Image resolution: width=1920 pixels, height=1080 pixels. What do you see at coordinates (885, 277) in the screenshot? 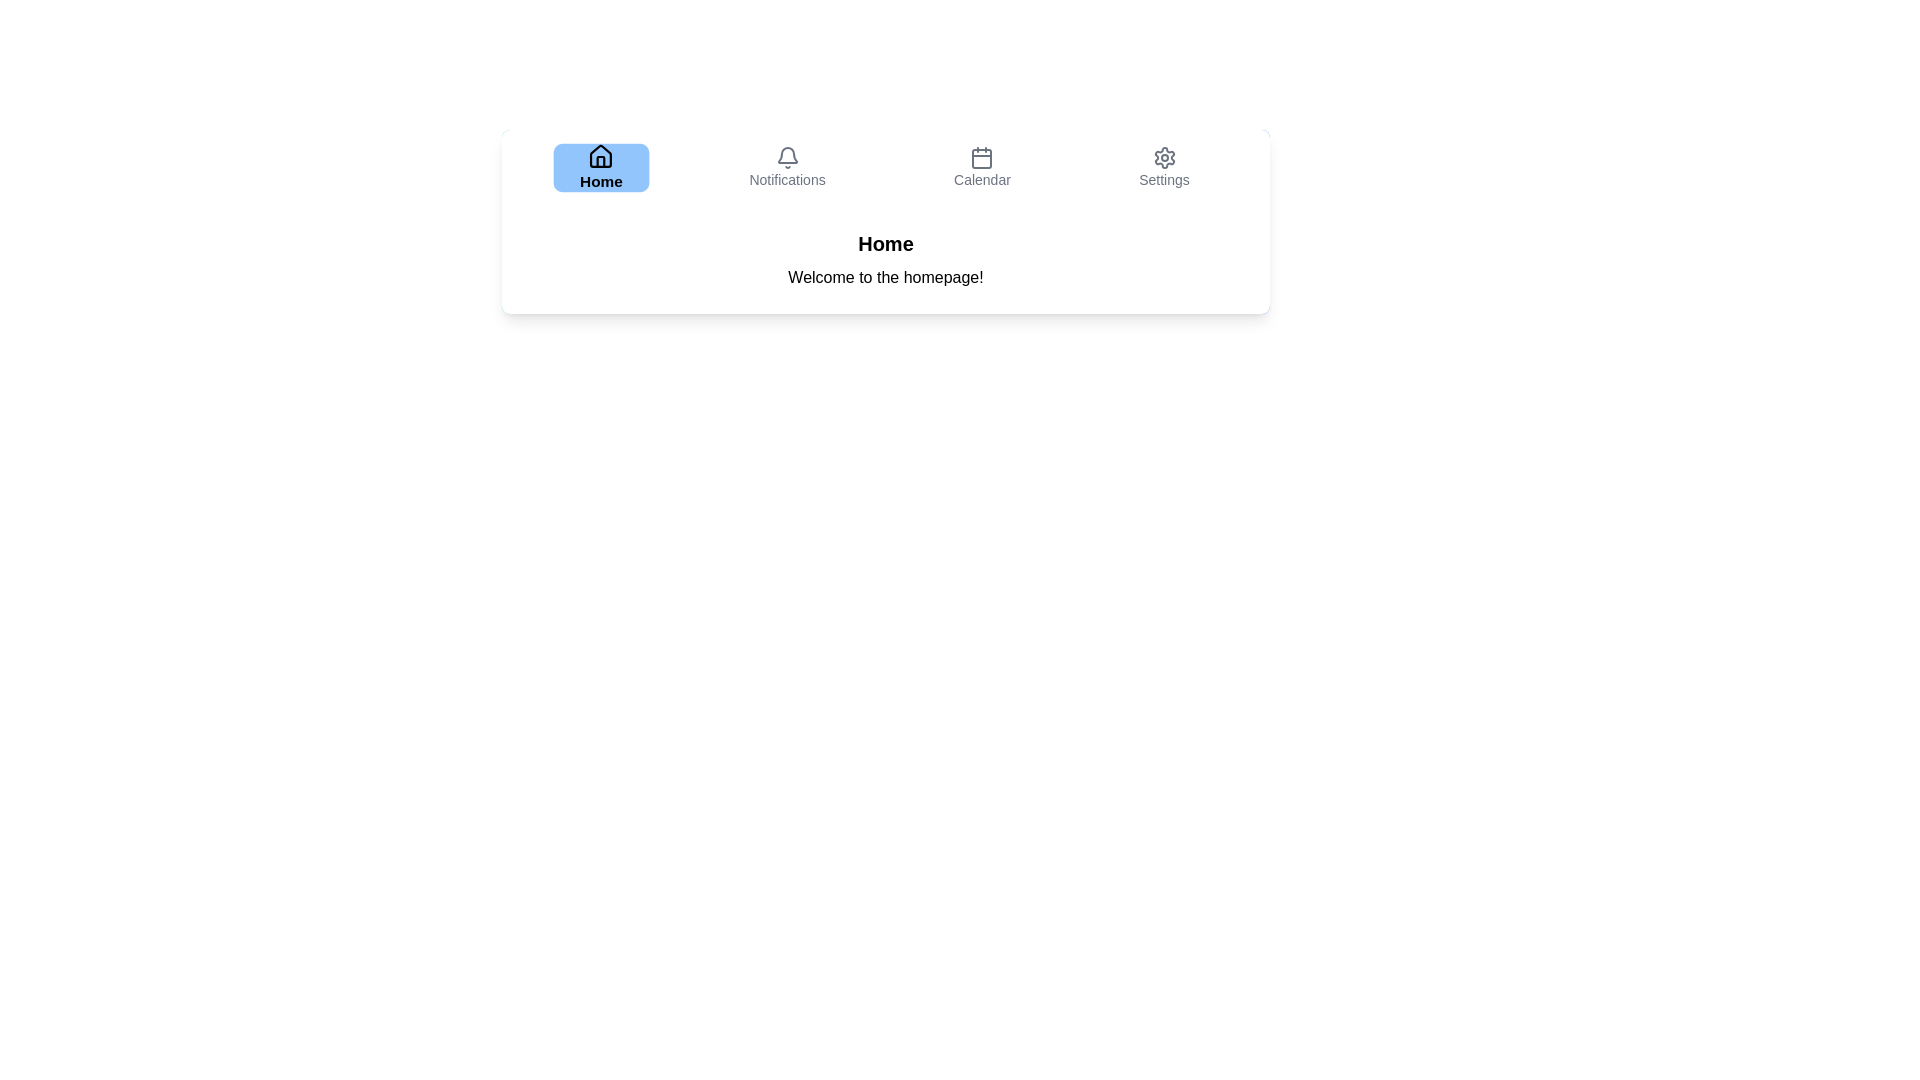
I see `the welcoming message Static Text Label located below the 'Home' text element` at bounding box center [885, 277].